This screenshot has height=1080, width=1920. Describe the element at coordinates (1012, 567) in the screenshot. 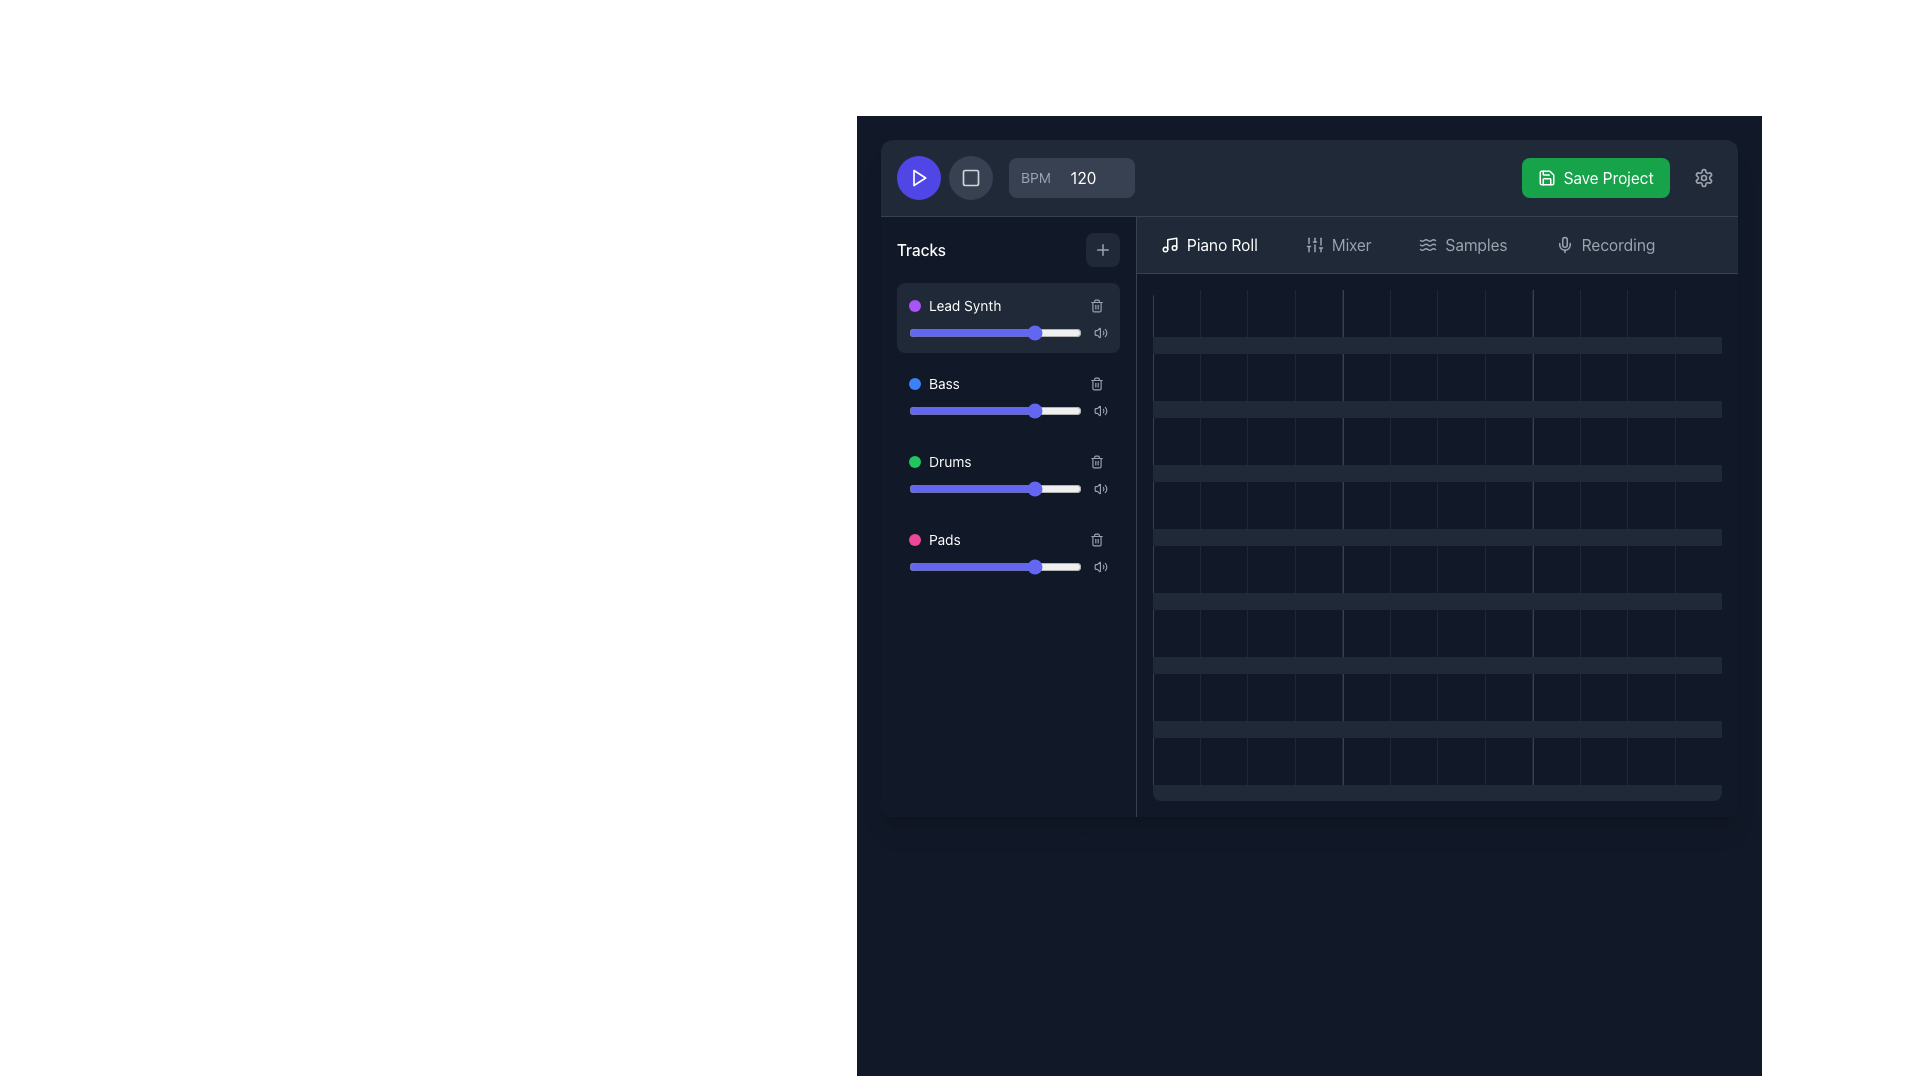

I see `the slider` at that location.